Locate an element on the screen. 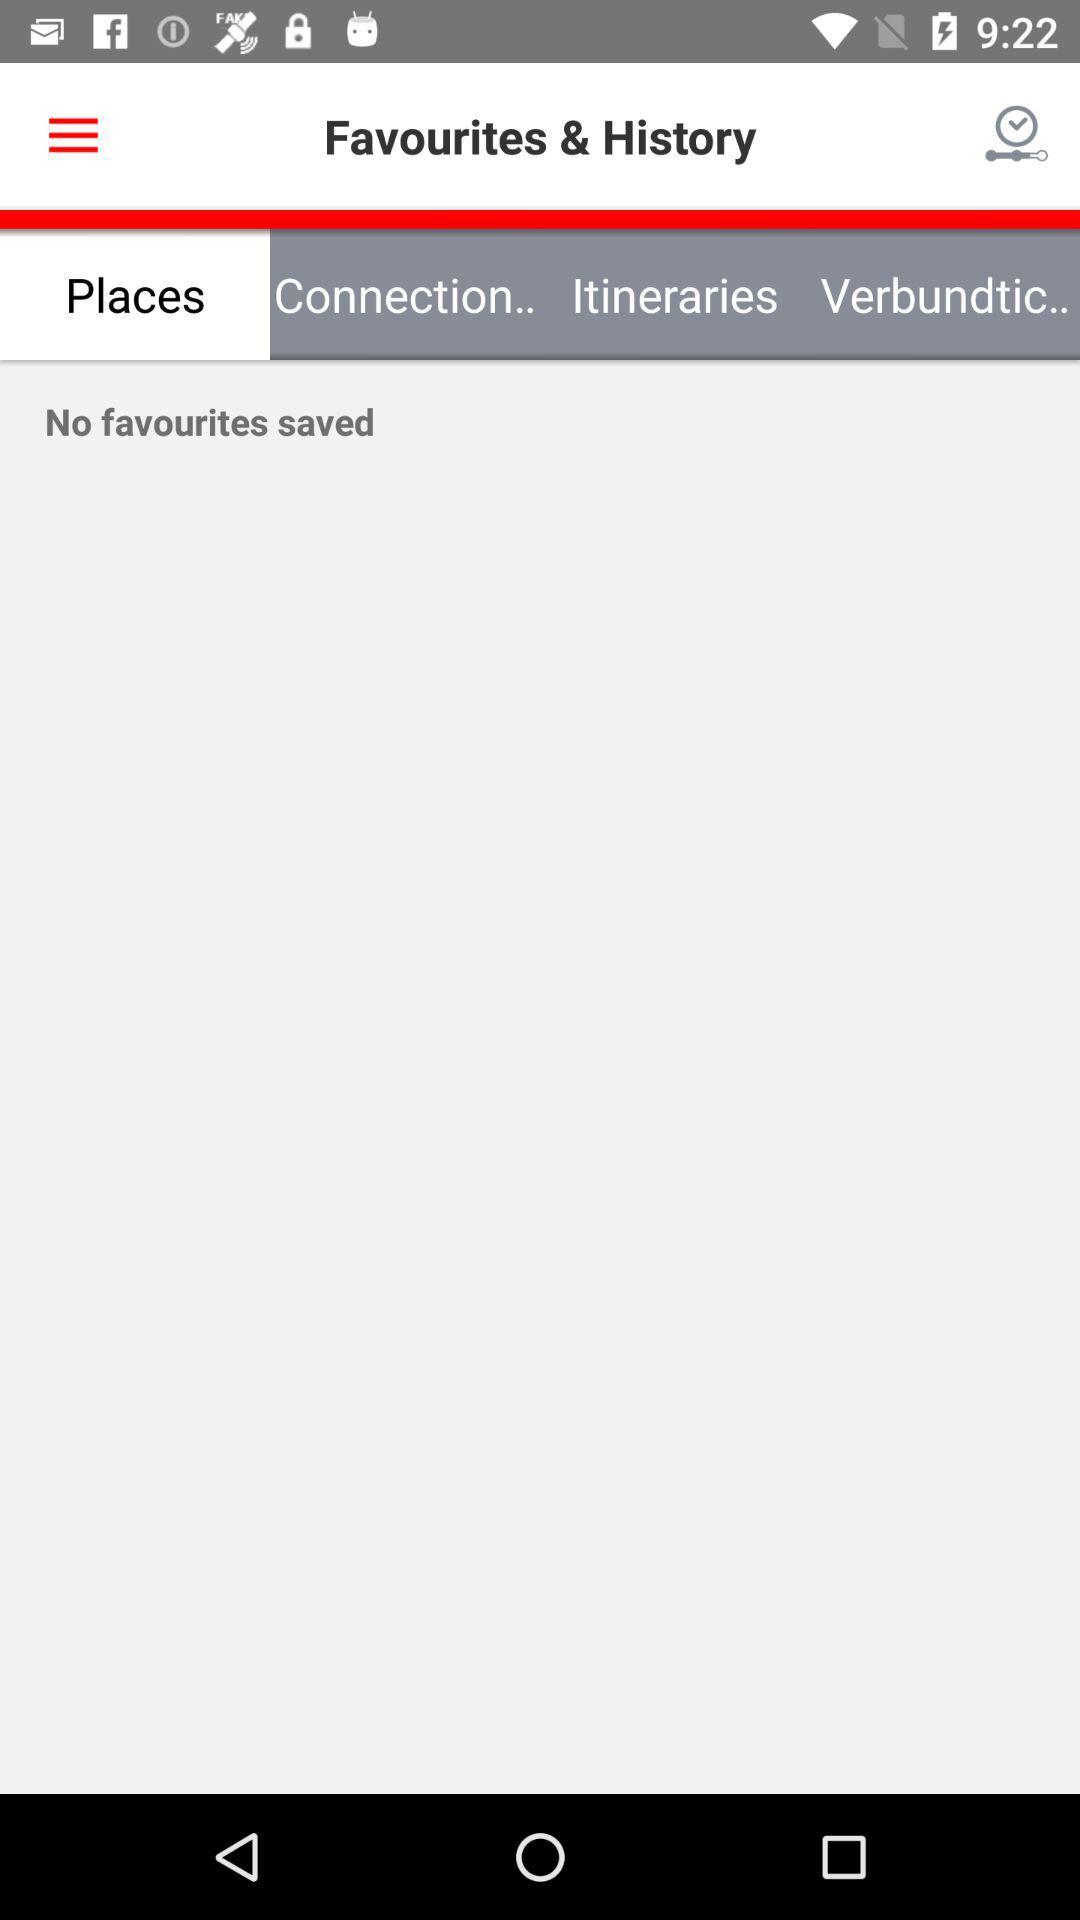  the icon next to the verbundtickets icon is located at coordinates (675, 293).